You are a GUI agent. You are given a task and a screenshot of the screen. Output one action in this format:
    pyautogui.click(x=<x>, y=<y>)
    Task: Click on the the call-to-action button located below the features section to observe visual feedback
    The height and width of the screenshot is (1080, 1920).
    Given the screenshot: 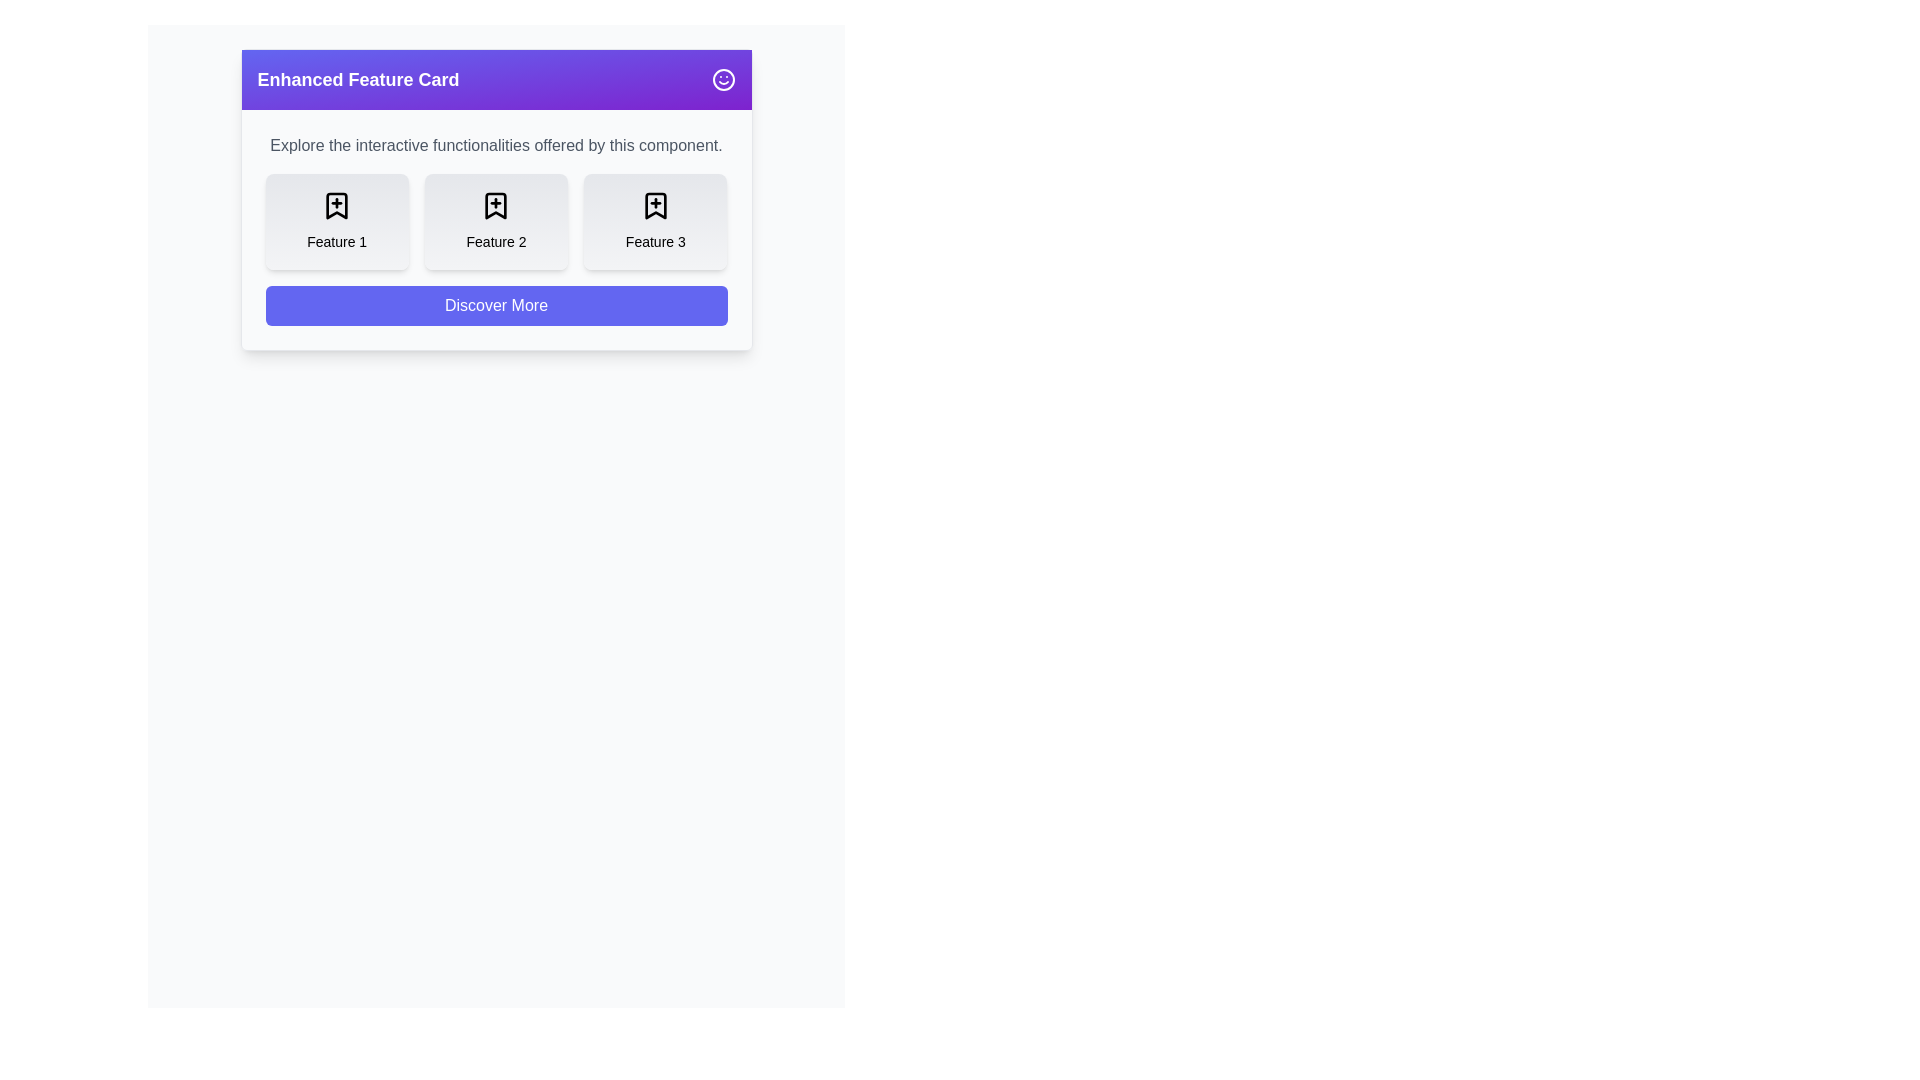 What is the action you would take?
    pyautogui.click(x=496, y=305)
    